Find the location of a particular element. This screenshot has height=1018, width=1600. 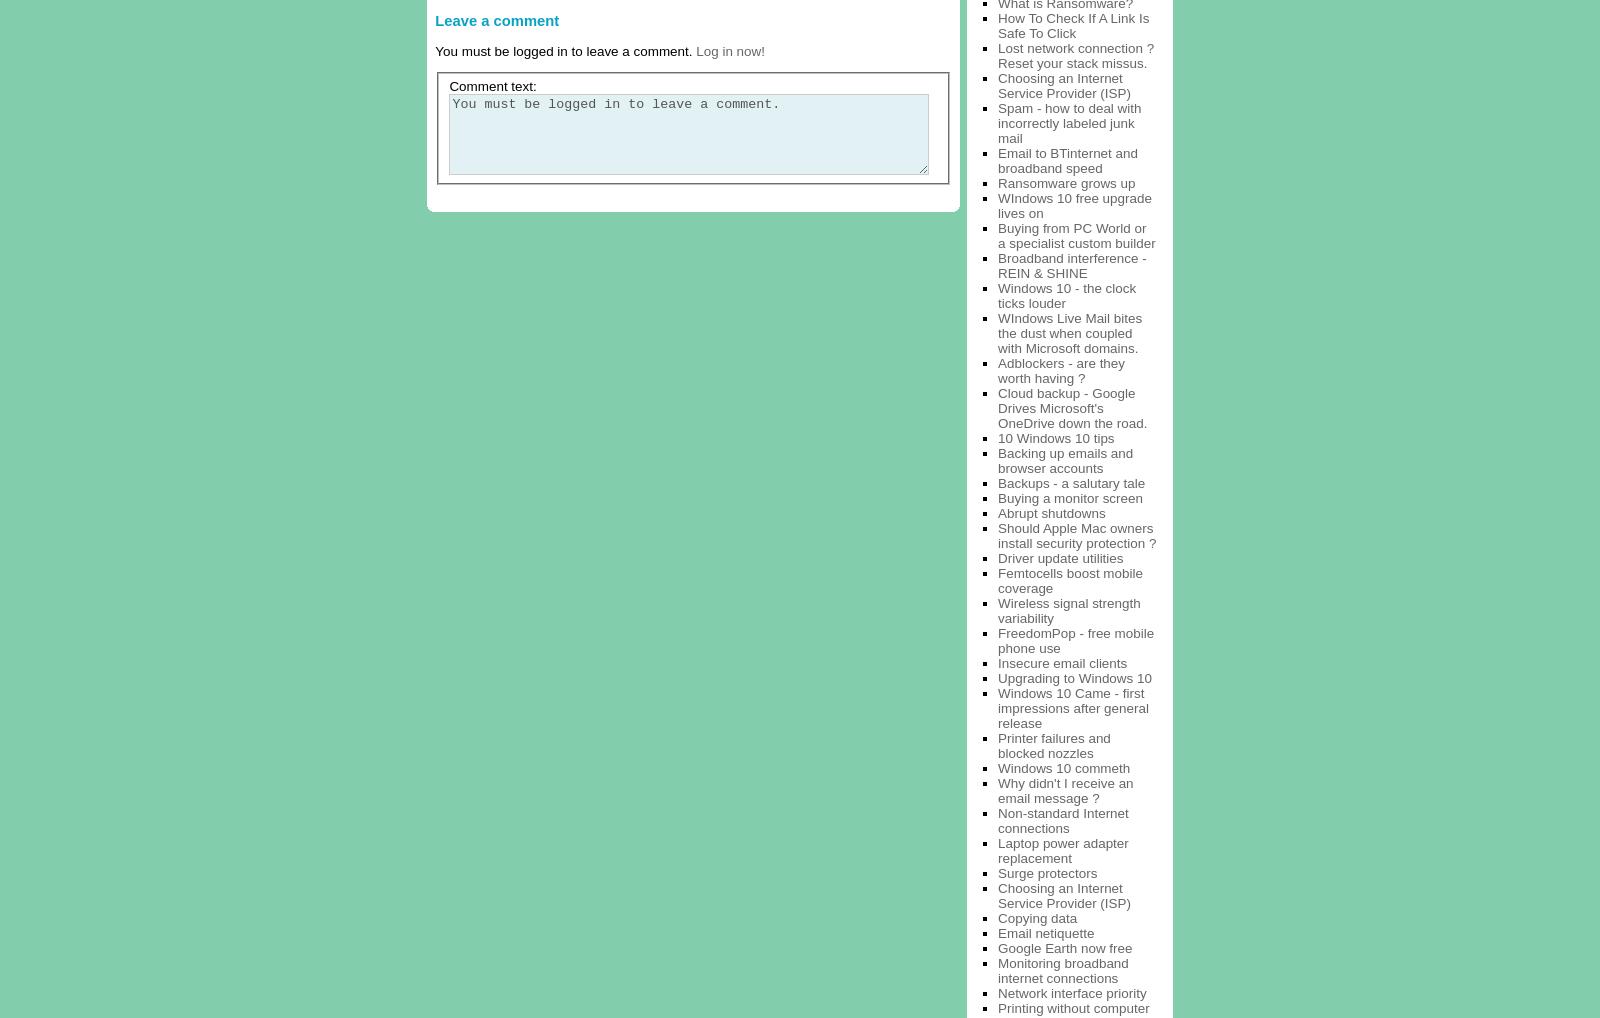

'Adblockers - are they worth having ?' is located at coordinates (1061, 370).